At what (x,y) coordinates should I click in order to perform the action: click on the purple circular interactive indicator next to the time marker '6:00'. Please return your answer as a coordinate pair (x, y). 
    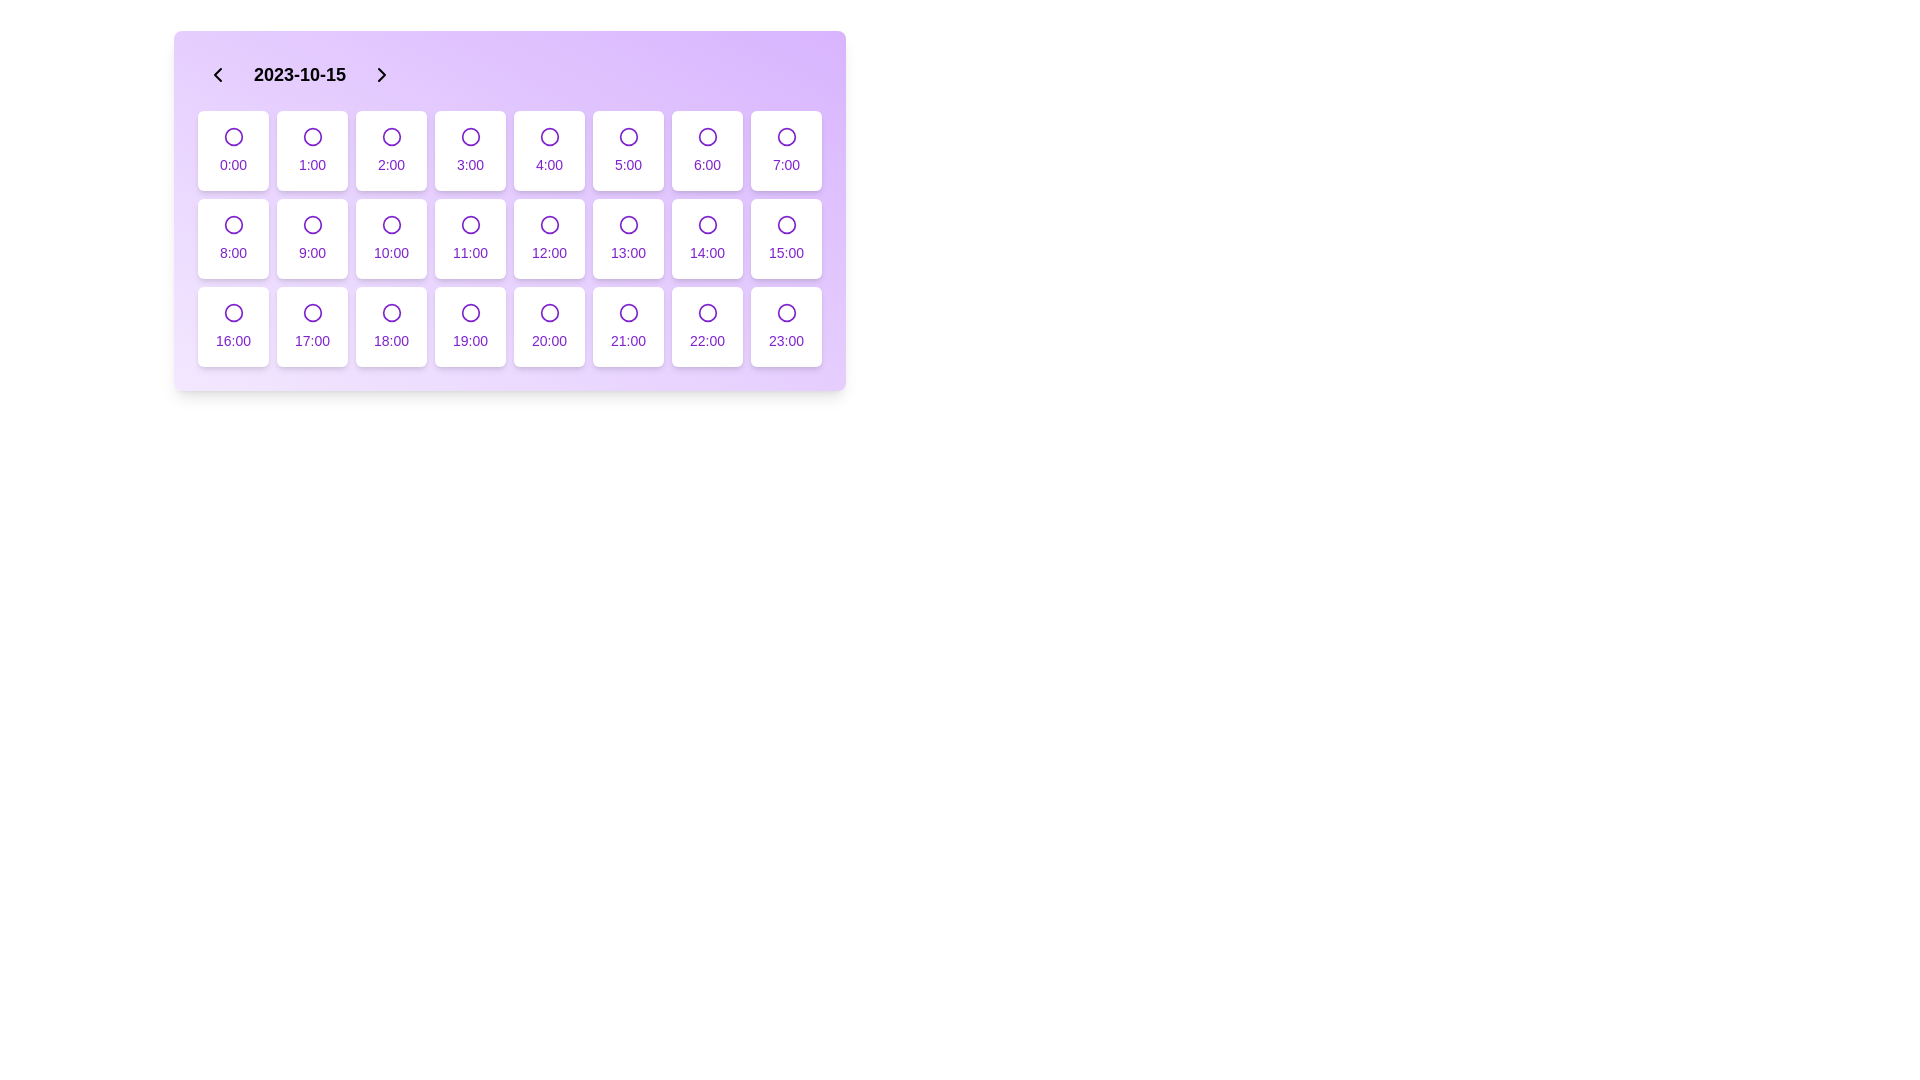
    Looking at the image, I should click on (707, 136).